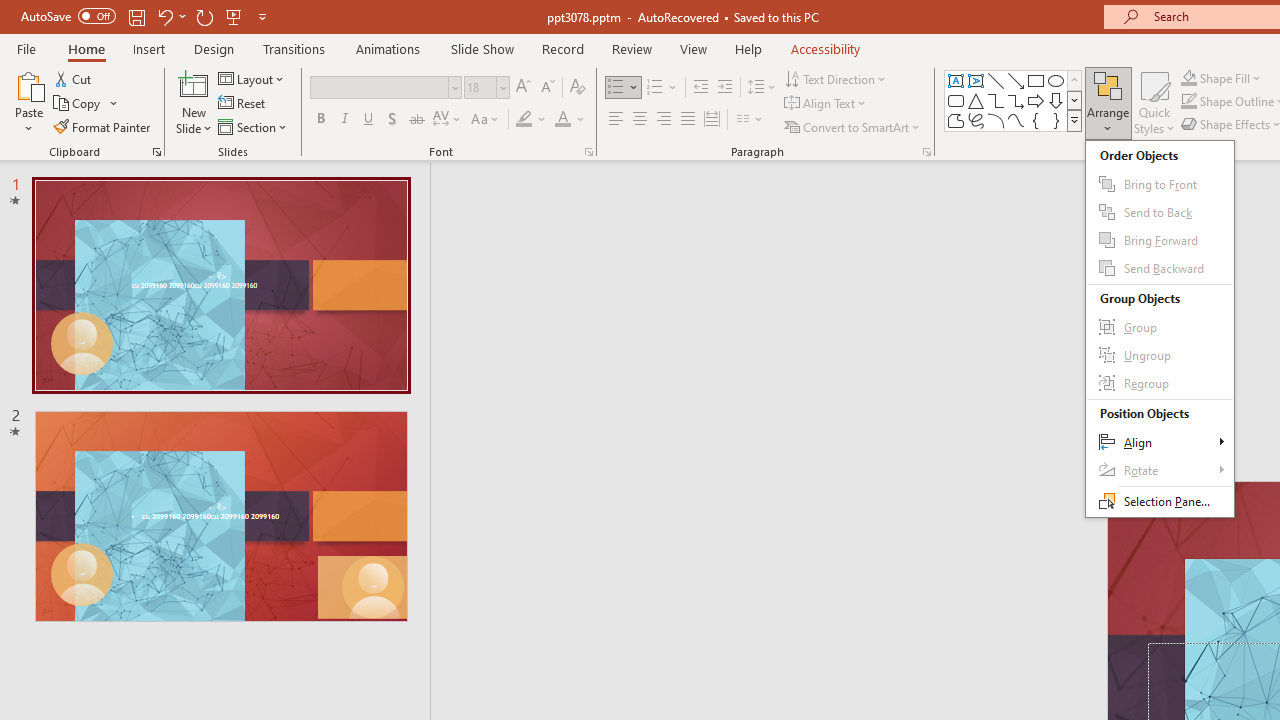  What do you see at coordinates (1016, 120) in the screenshot?
I see `'Curve'` at bounding box center [1016, 120].